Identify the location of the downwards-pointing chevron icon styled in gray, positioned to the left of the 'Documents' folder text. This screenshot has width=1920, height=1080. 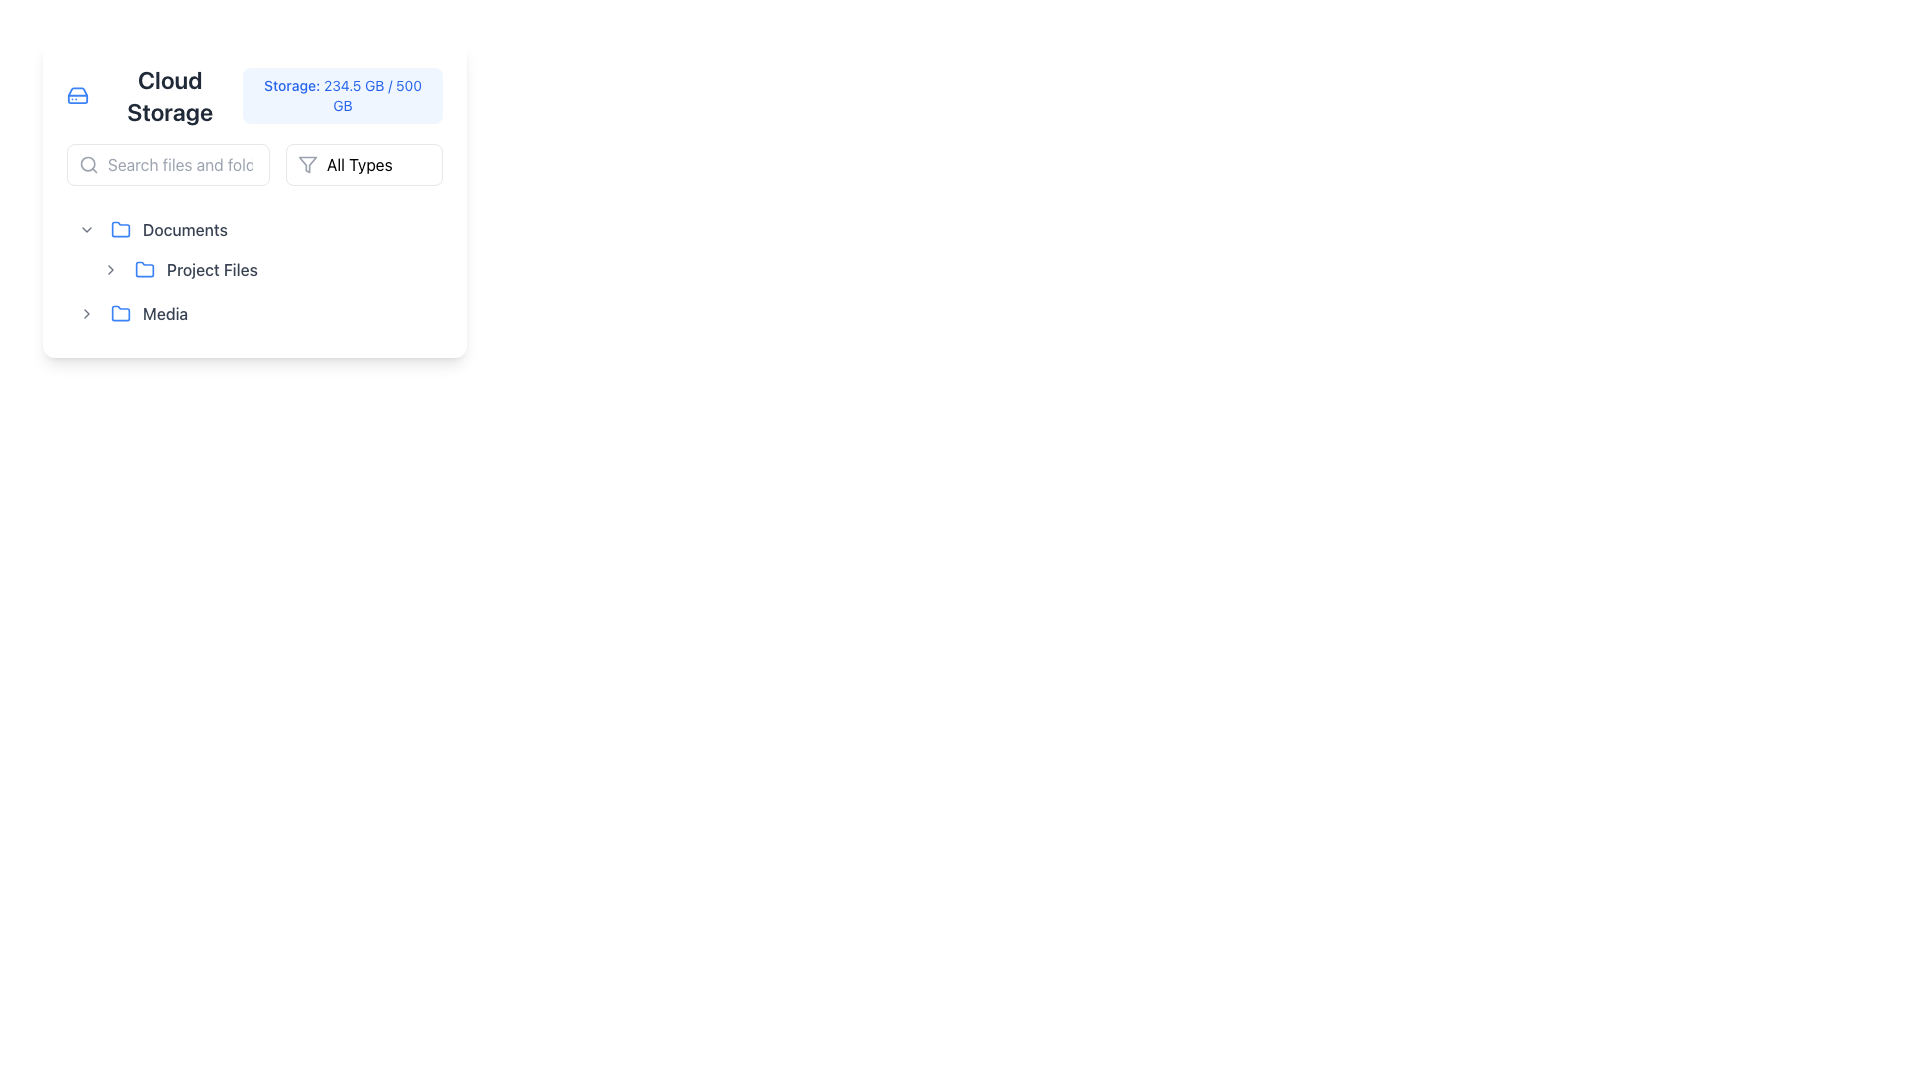
(85, 229).